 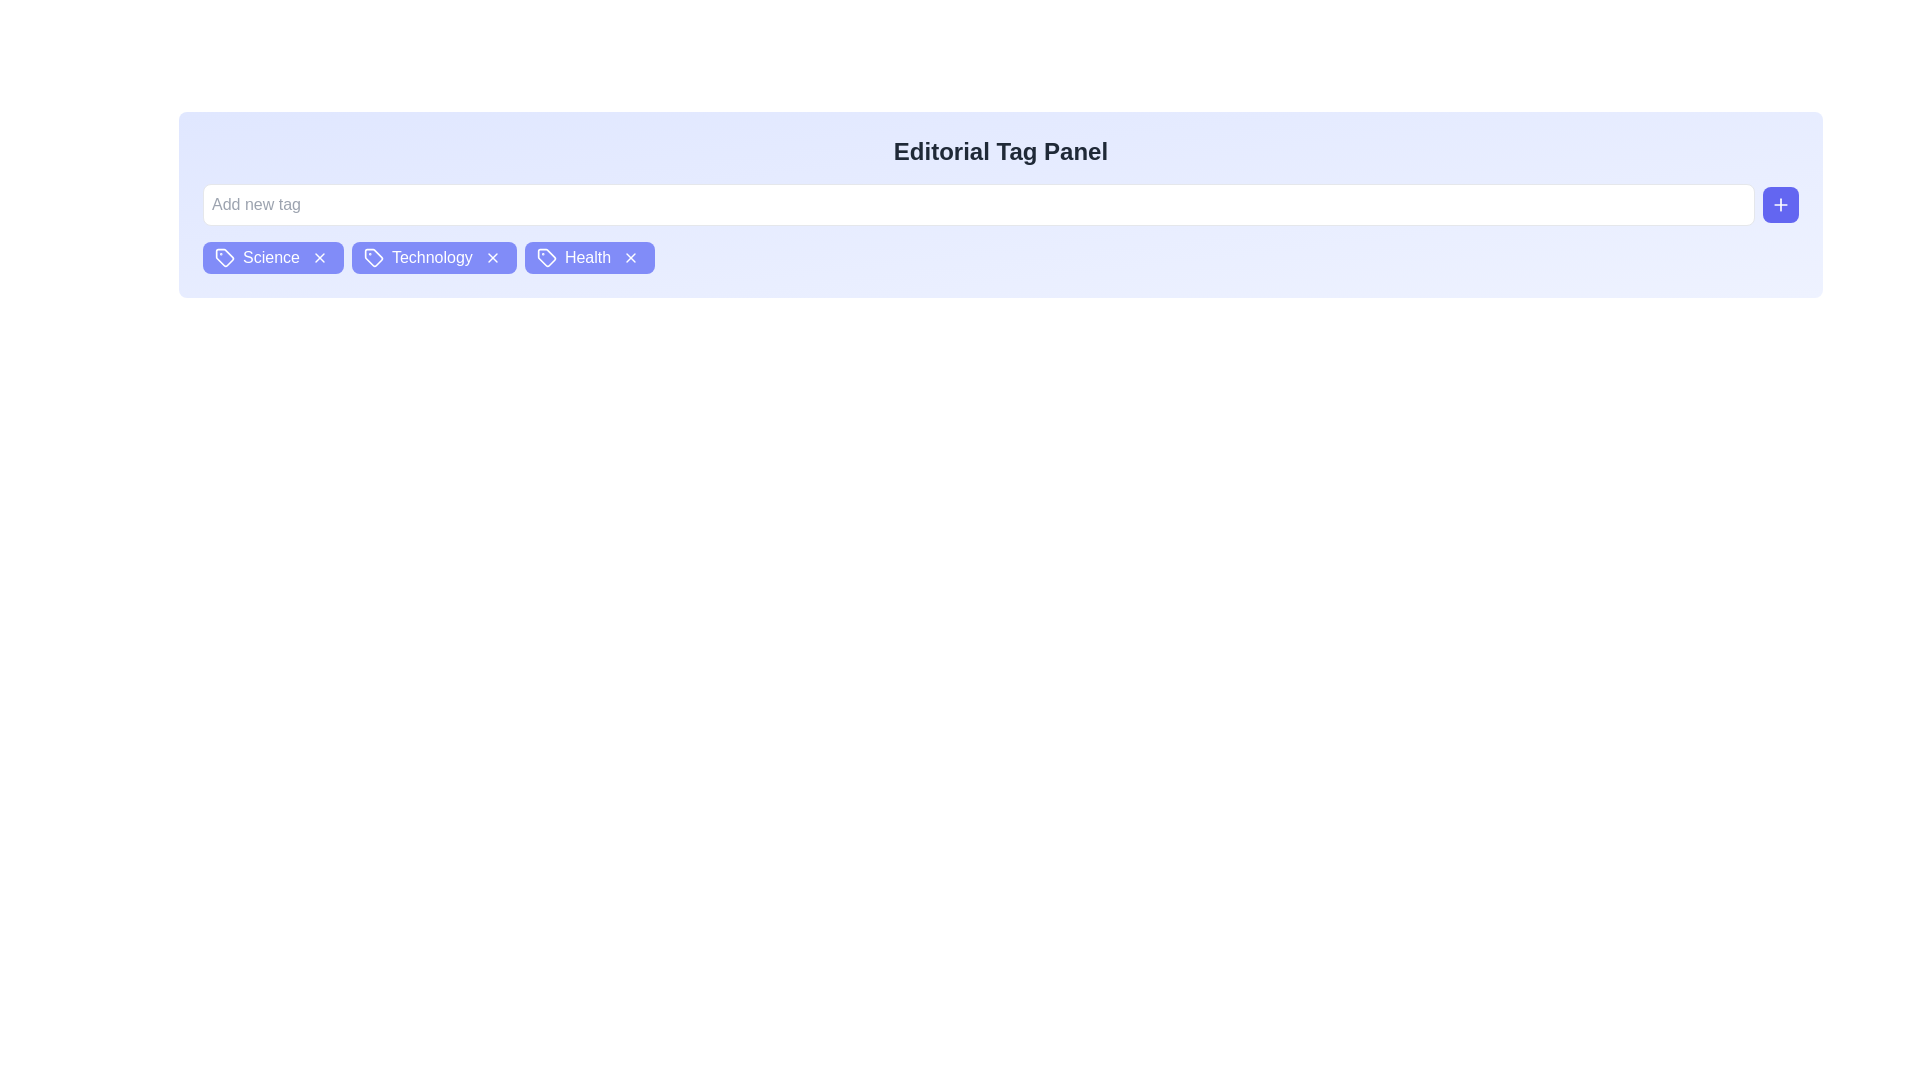 I want to click on the 'Health' tag, so click(x=587, y=257).